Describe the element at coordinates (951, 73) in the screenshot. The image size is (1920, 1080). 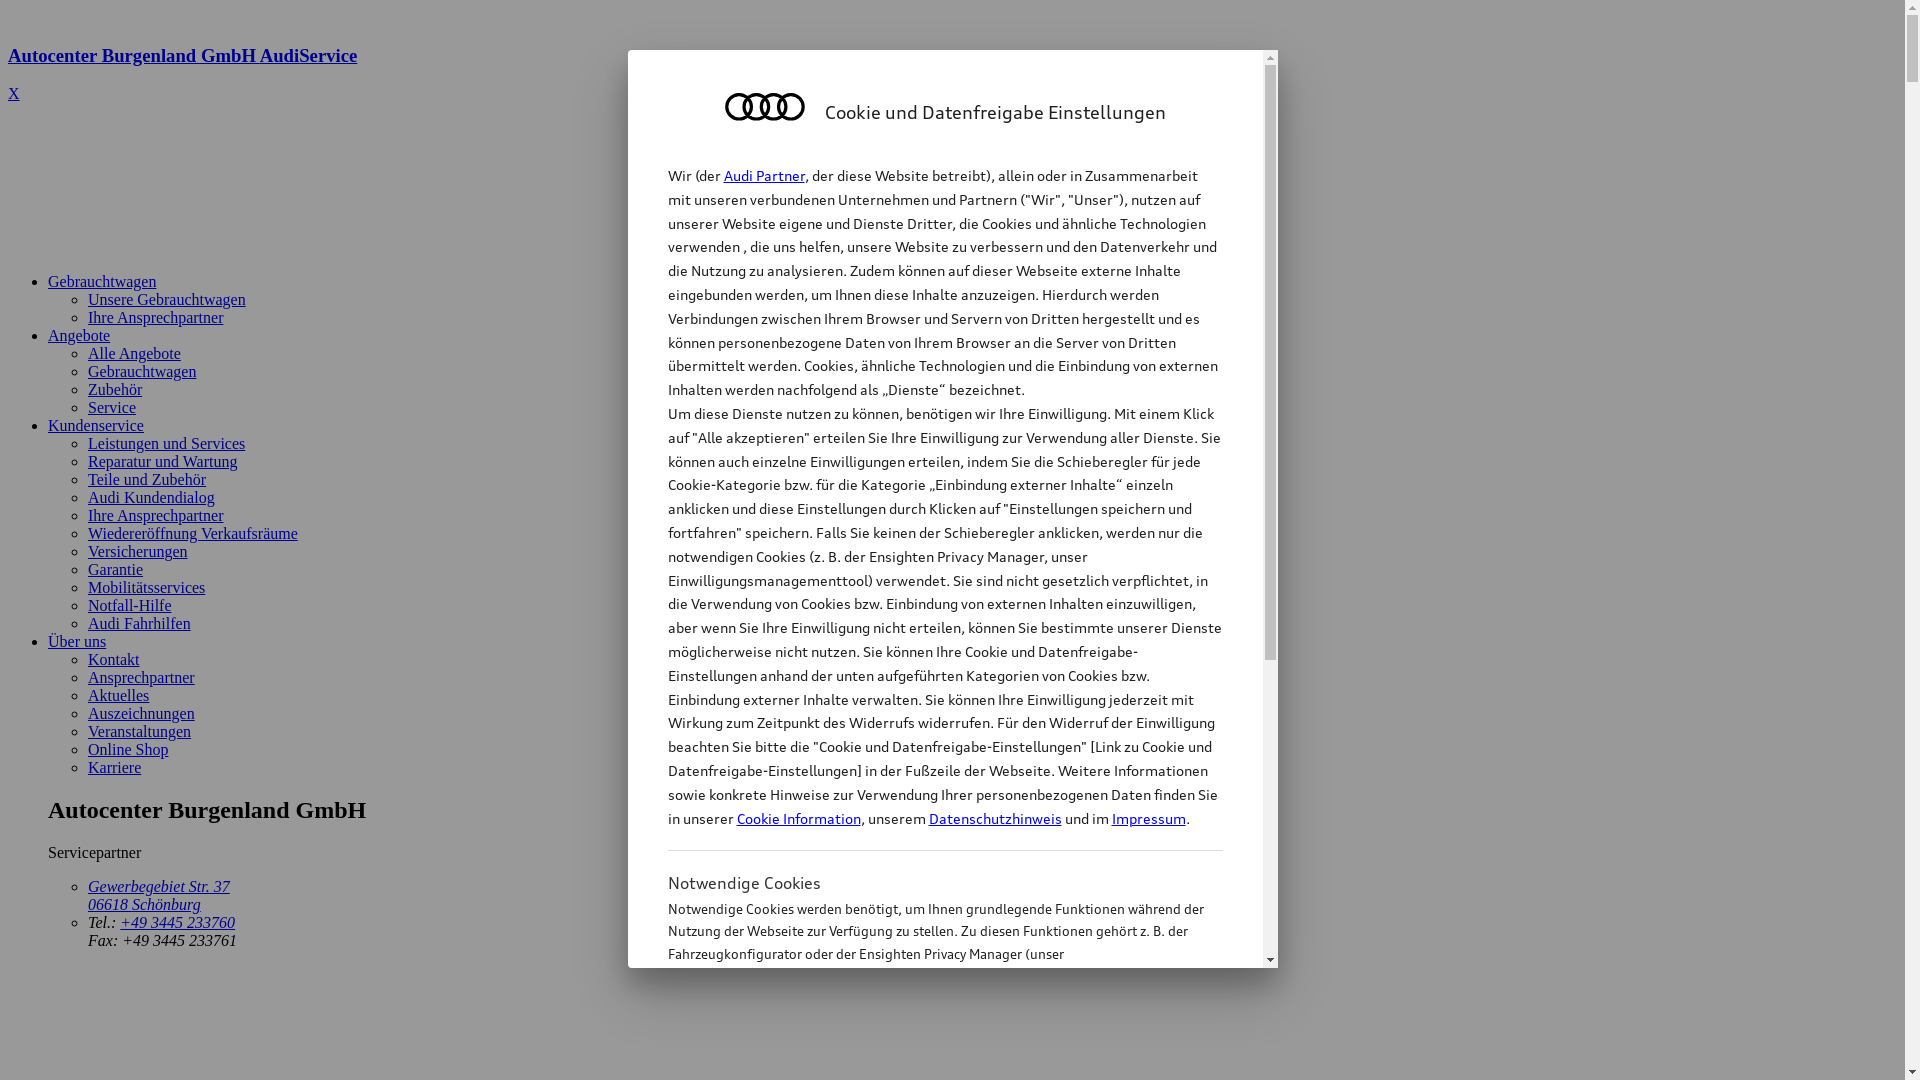
I see `'Autocenter Burgenland GmbH AudiService'` at that location.